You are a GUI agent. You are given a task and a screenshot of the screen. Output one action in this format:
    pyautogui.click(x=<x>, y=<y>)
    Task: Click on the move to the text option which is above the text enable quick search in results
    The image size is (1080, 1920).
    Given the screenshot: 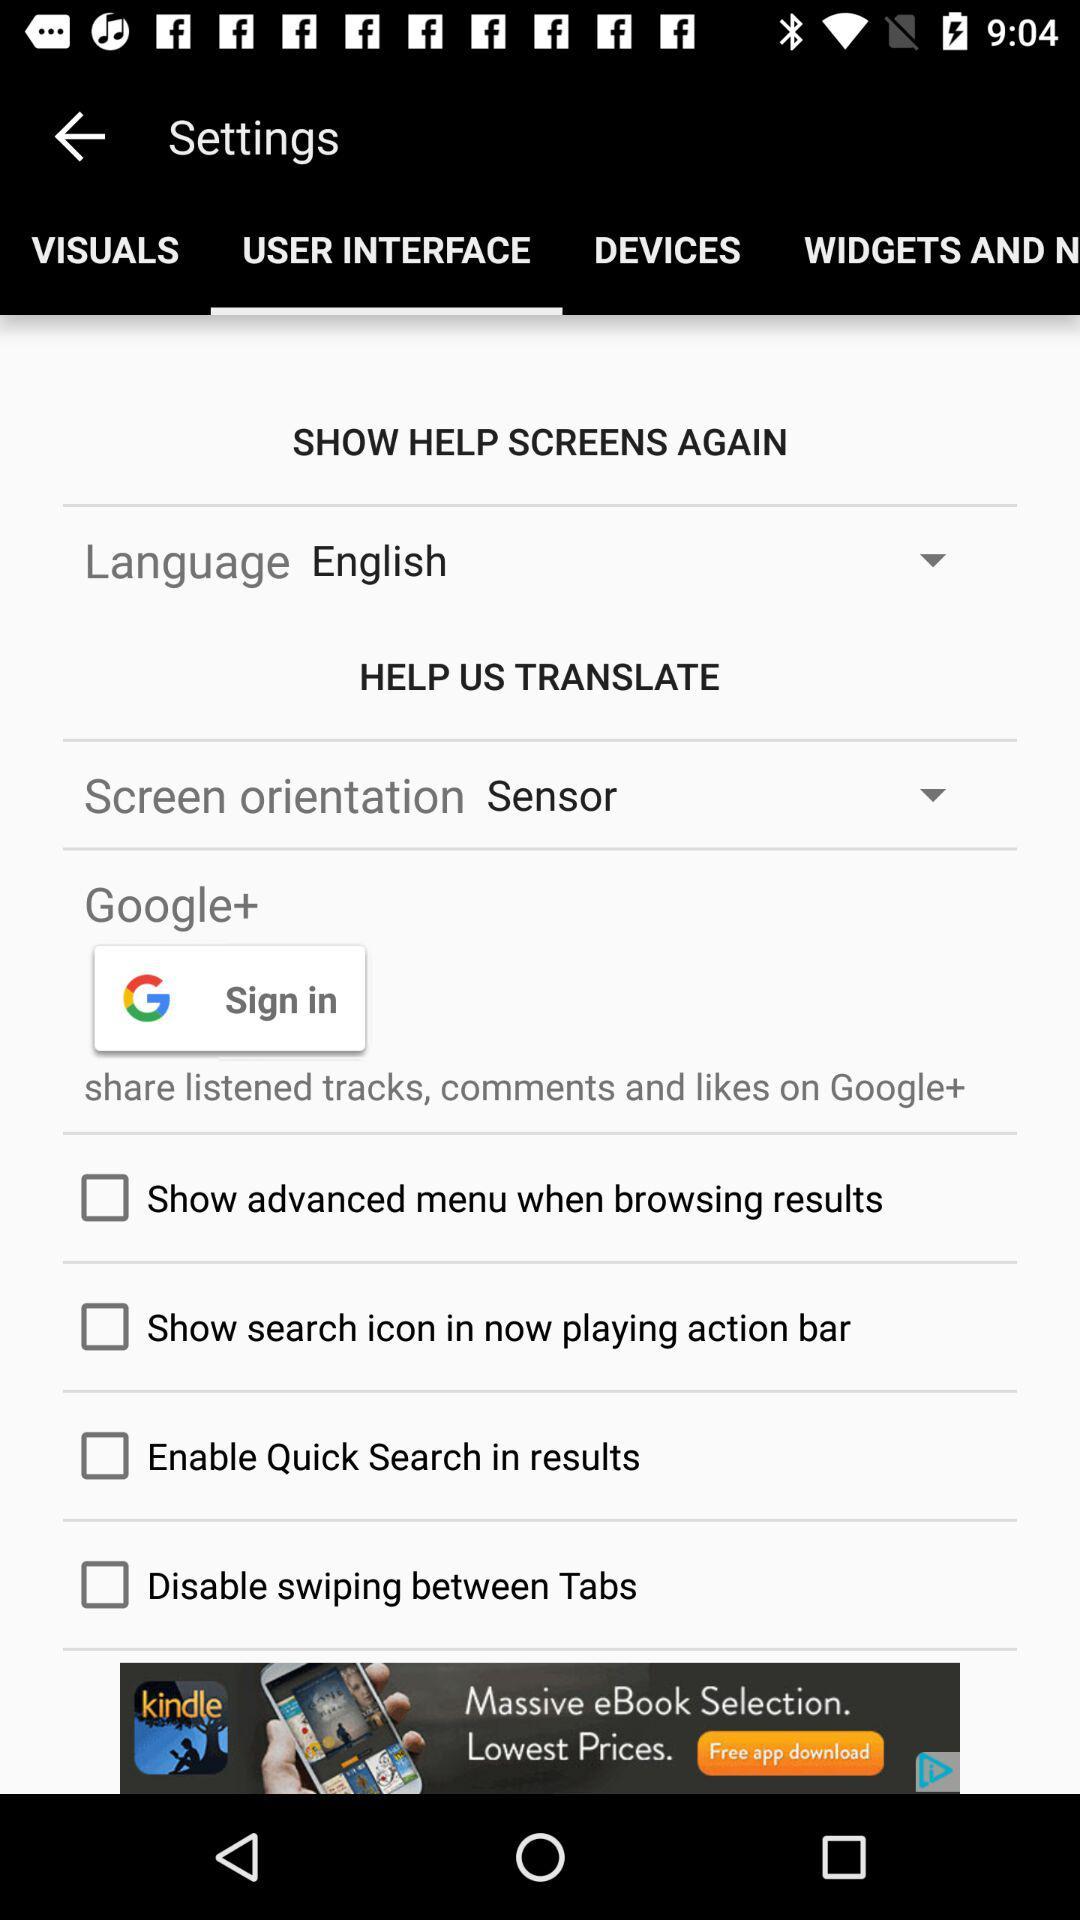 What is the action you would take?
    pyautogui.click(x=540, y=1326)
    